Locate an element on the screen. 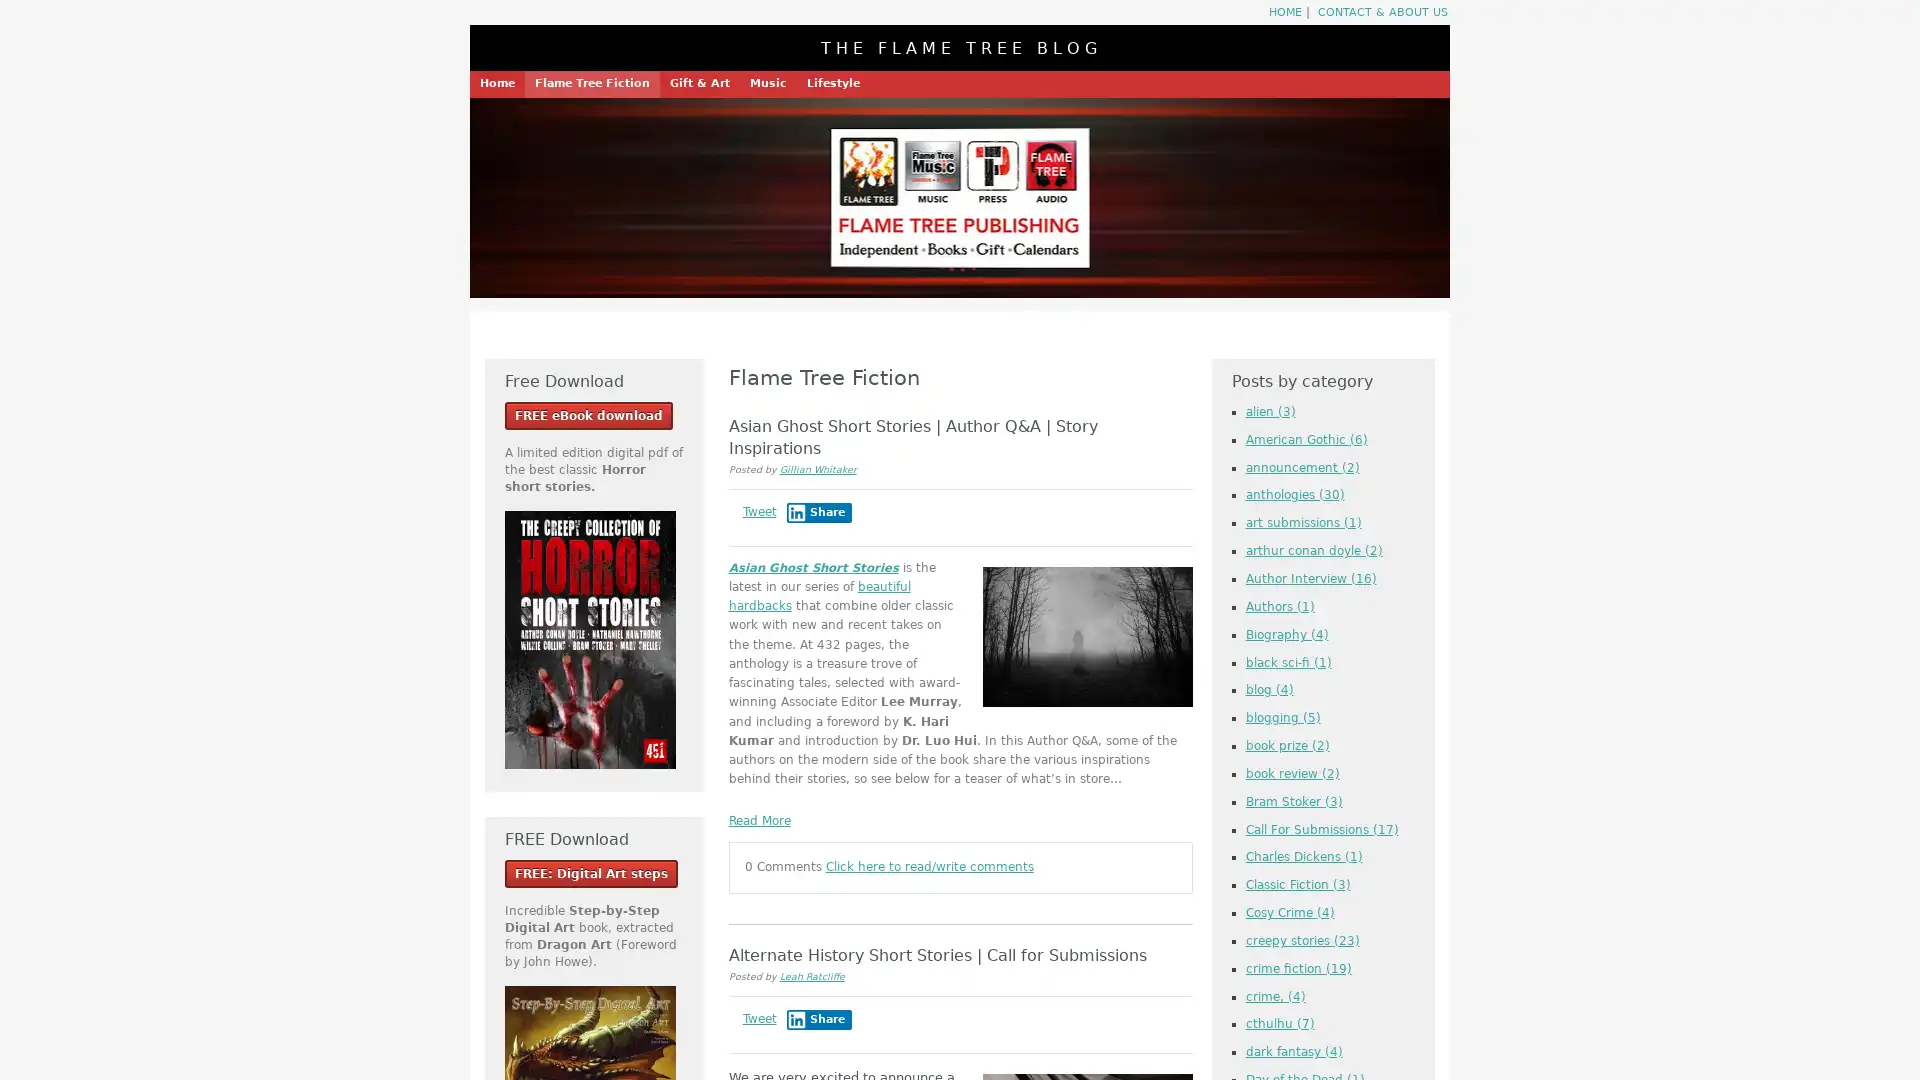 Image resolution: width=1920 pixels, height=1080 pixels. Share is located at coordinates (859, 1018).